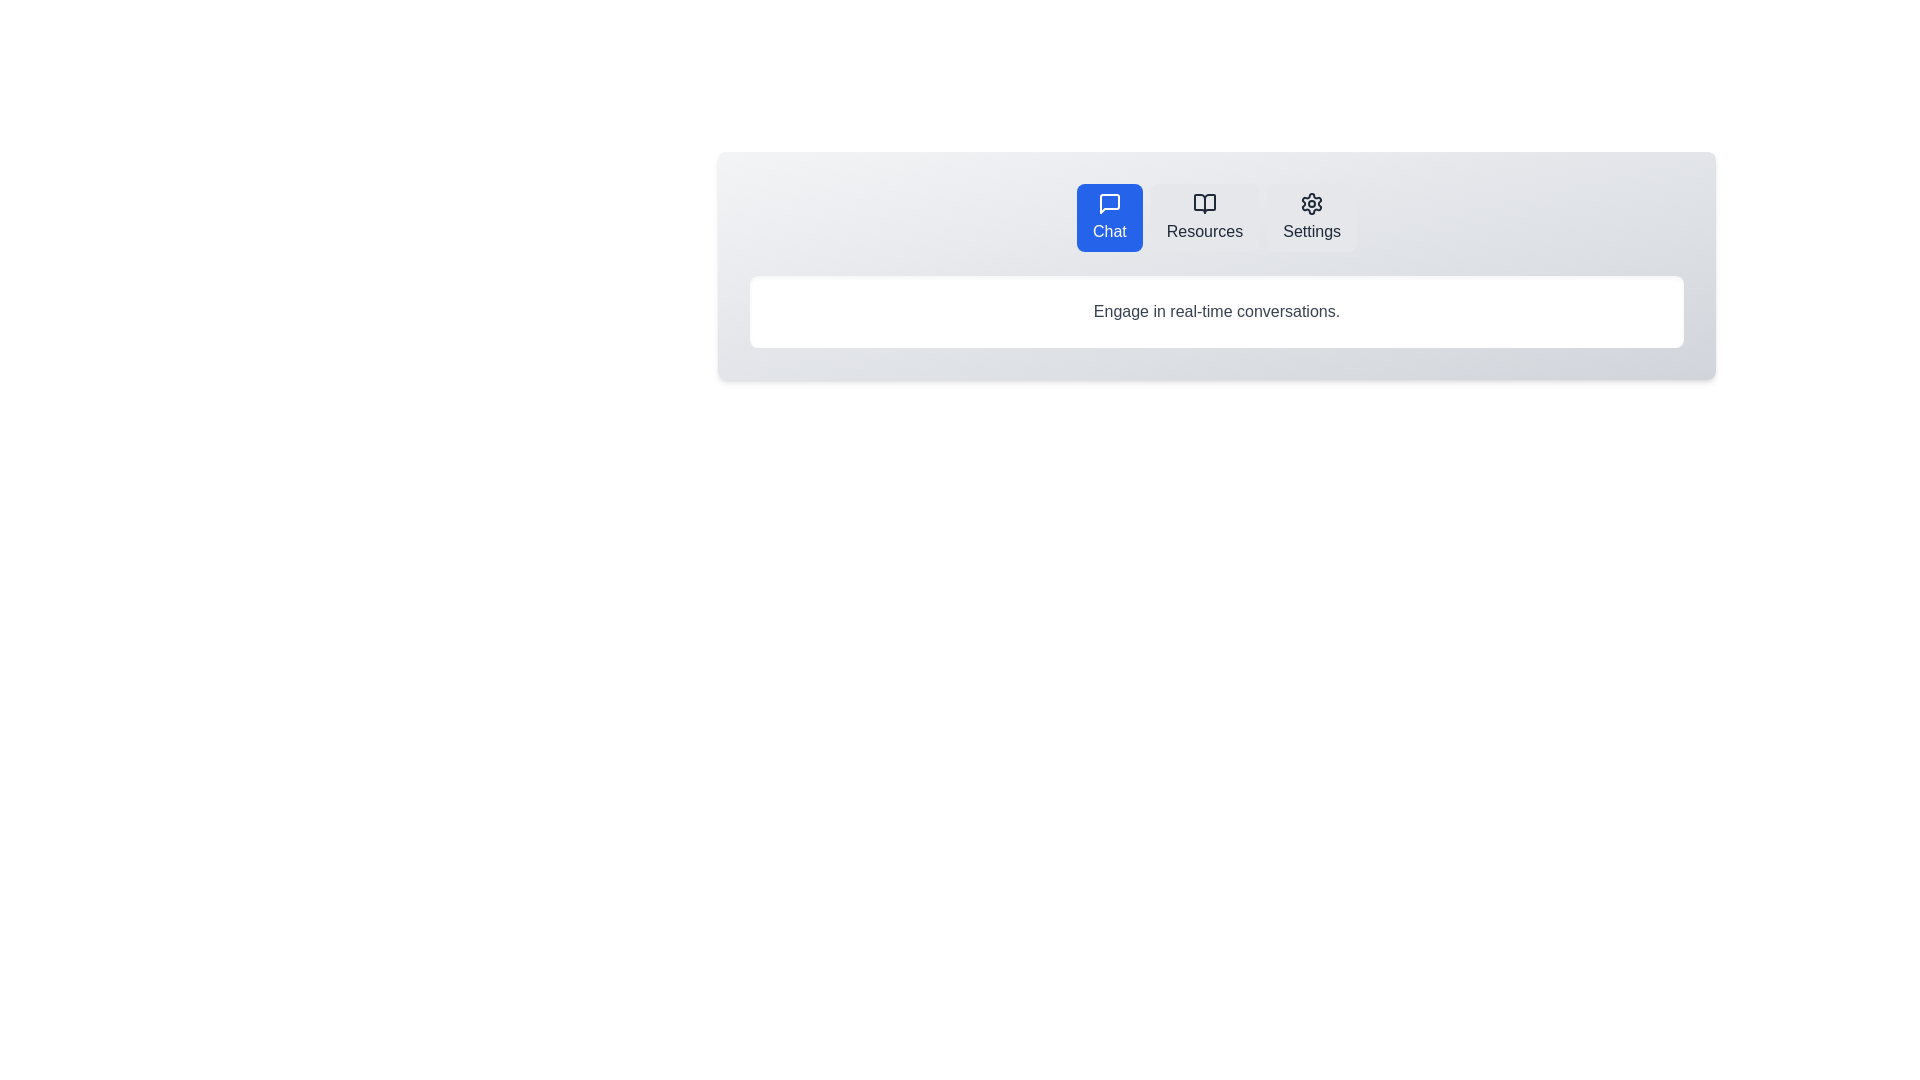 The image size is (1920, 1080). Describe the element at coordinates (1203, 204) in the screenshot. I see `the small black-and-white open book icon located in the center of the 'Resources' button area in the horizontal menu` at that location.